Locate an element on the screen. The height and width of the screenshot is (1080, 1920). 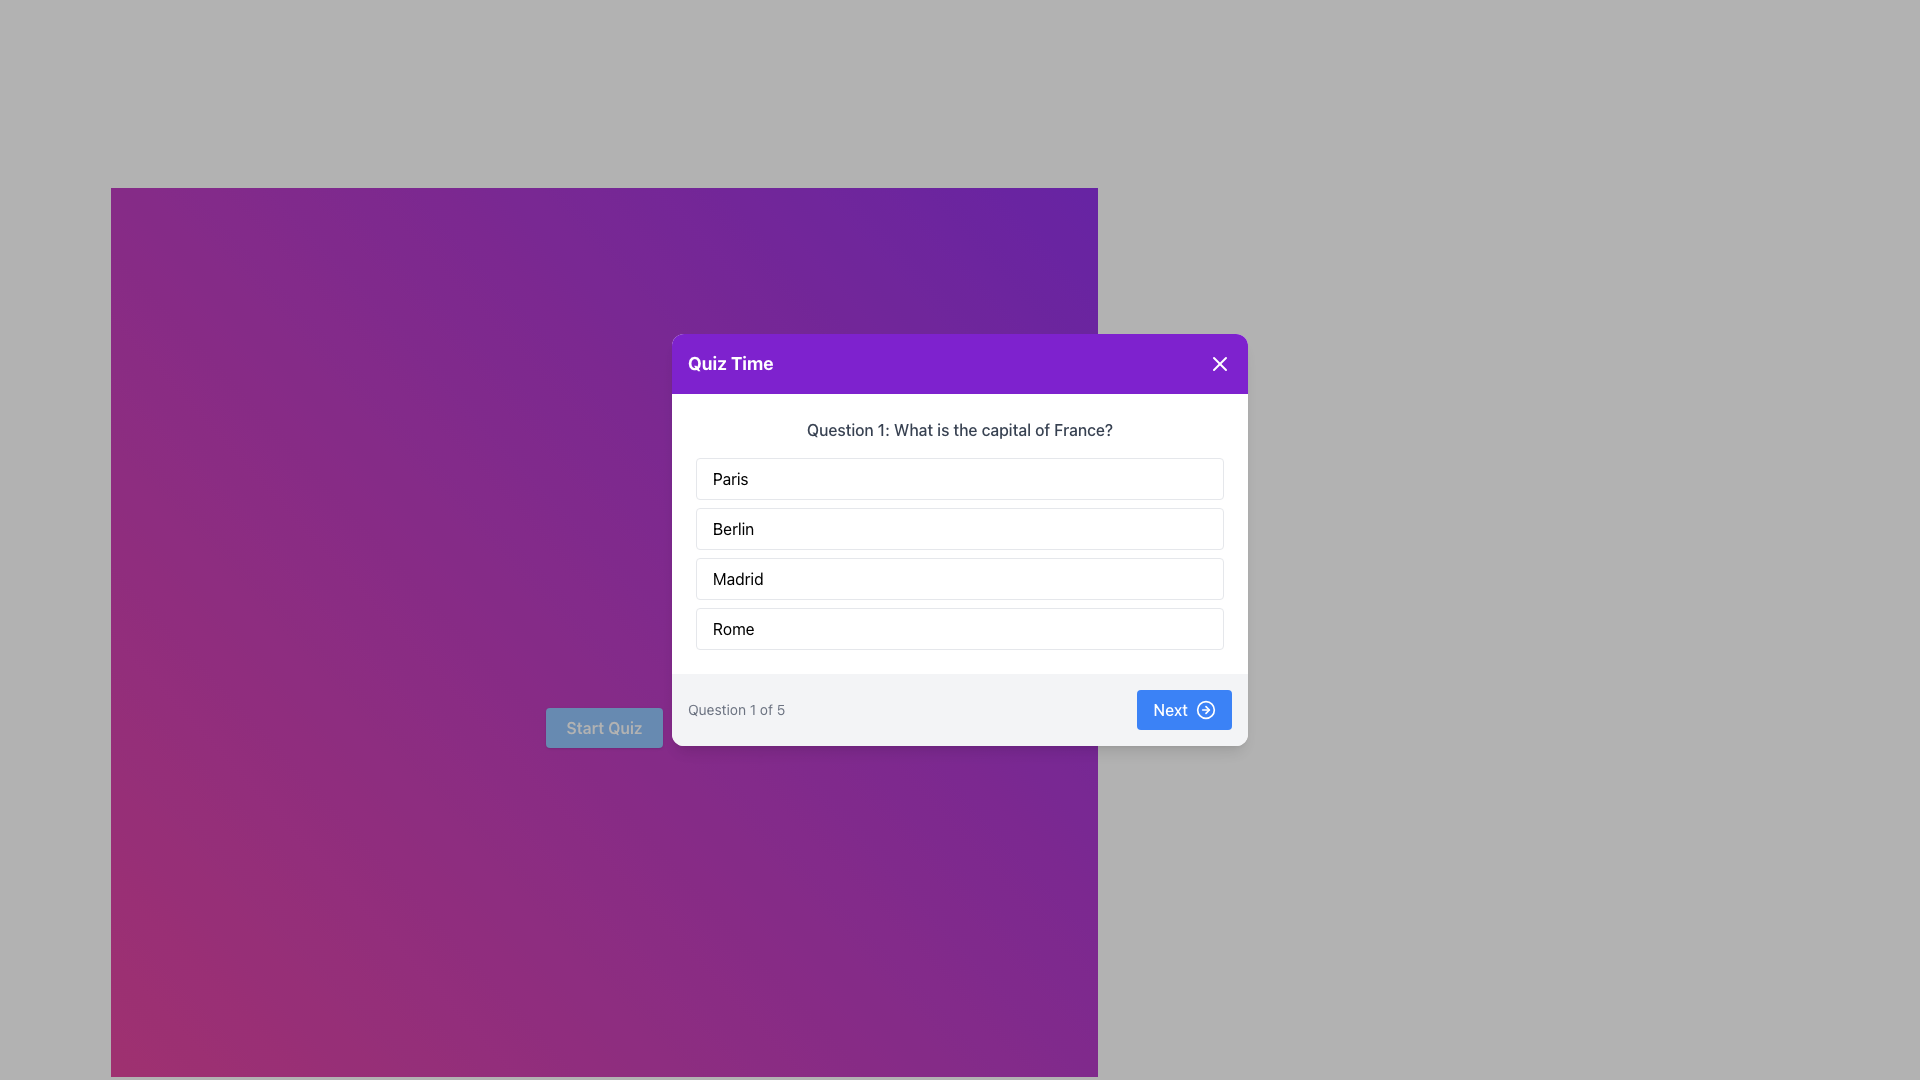
the 'Start Quiz' button, which is a light blue rectangular button with white bold text located near the bottom-left corner of the quiz interface is located at coordinates (603, 728).